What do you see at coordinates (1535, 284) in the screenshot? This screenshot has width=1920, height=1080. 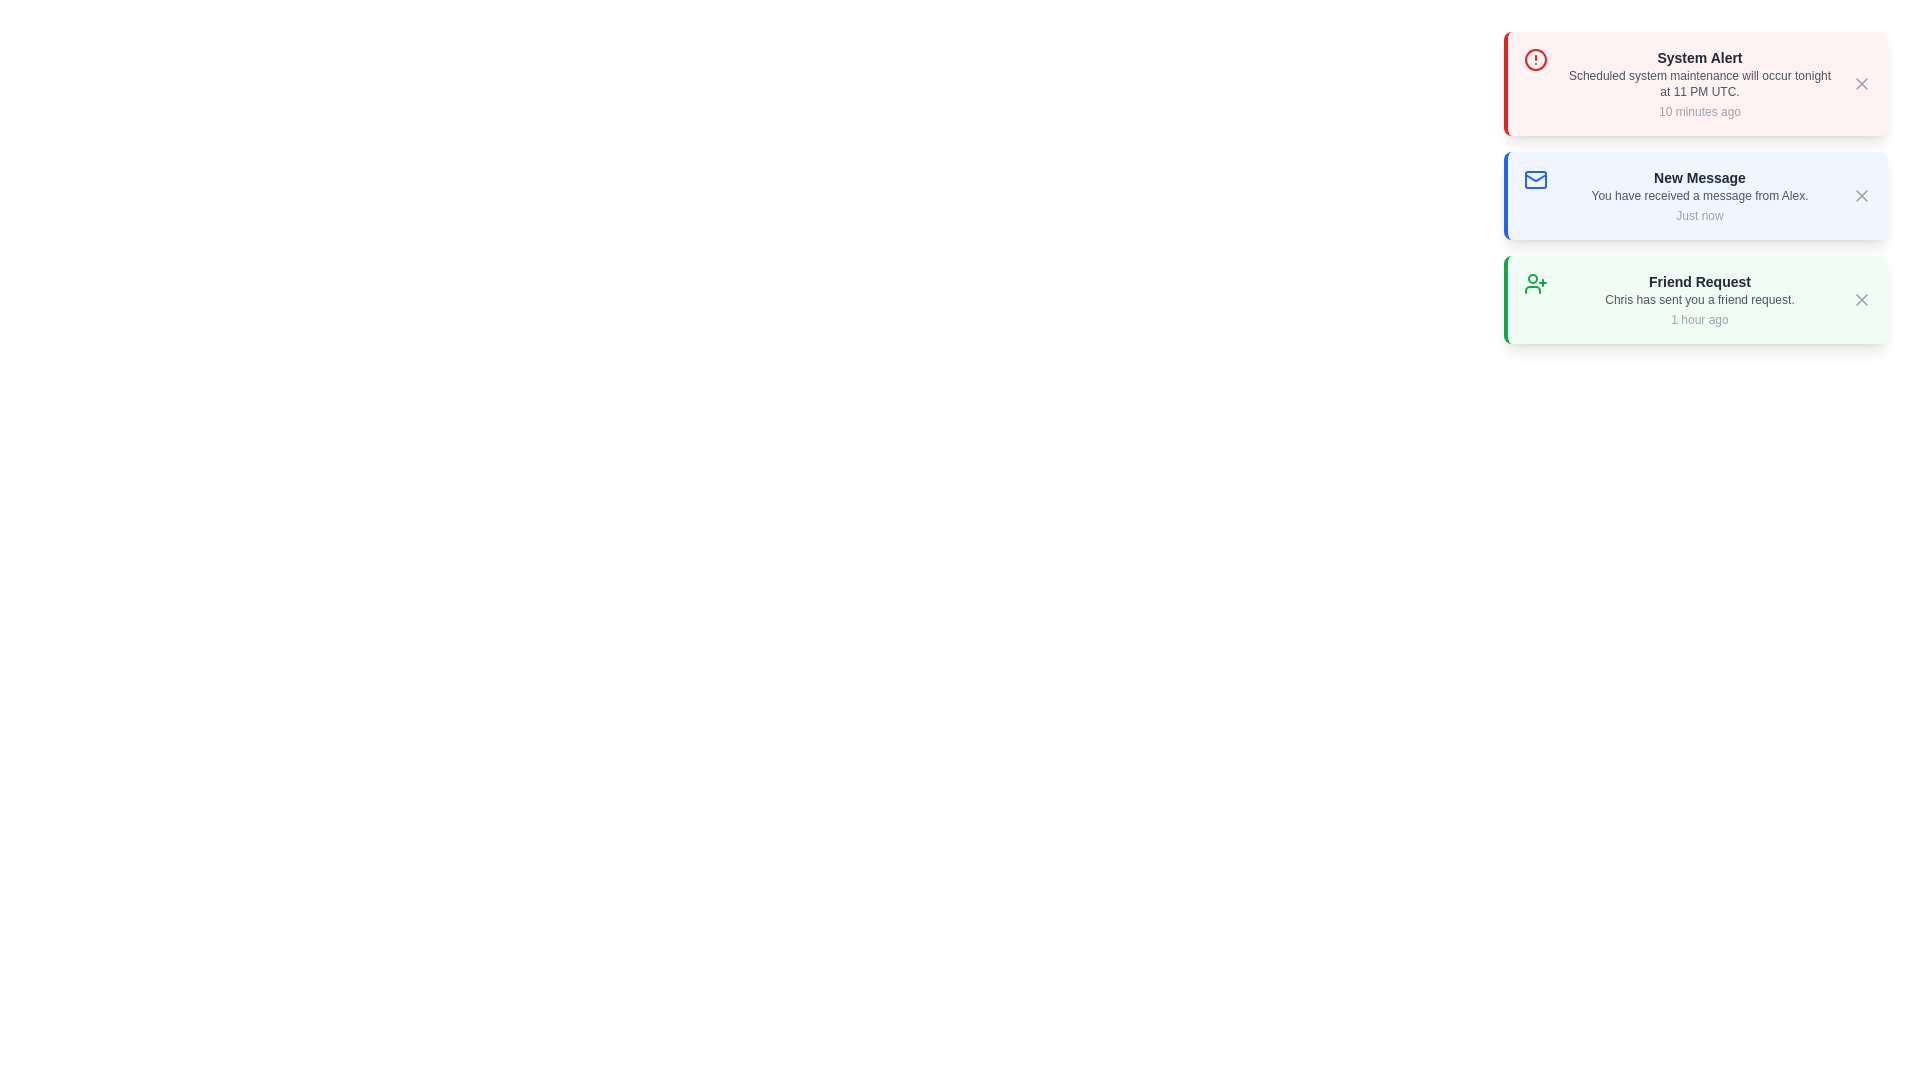 I see `the friend request icon located at the leftmost side of the notification panel, adjacent to the 'Friend Request' text` at bounding box center [1535, 284].